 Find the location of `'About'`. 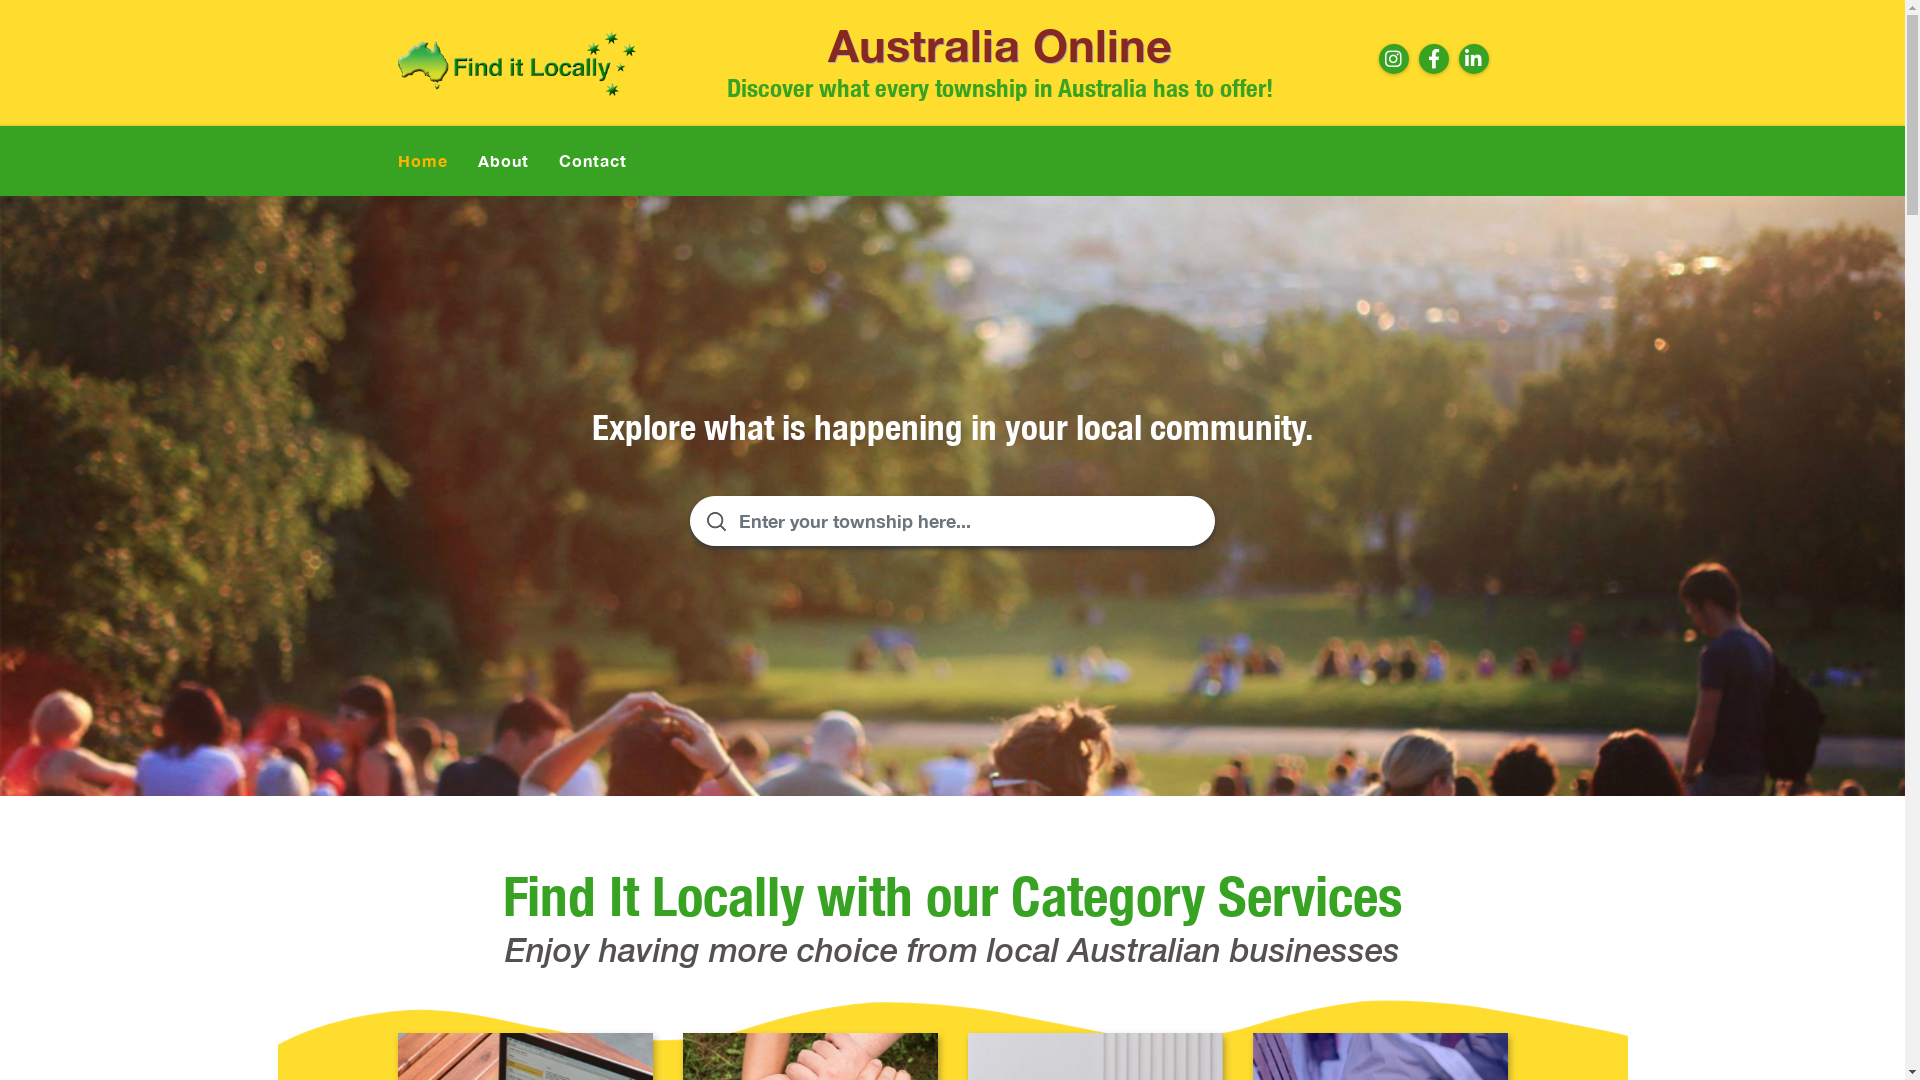

'About' is located at coordinates (503, 160).